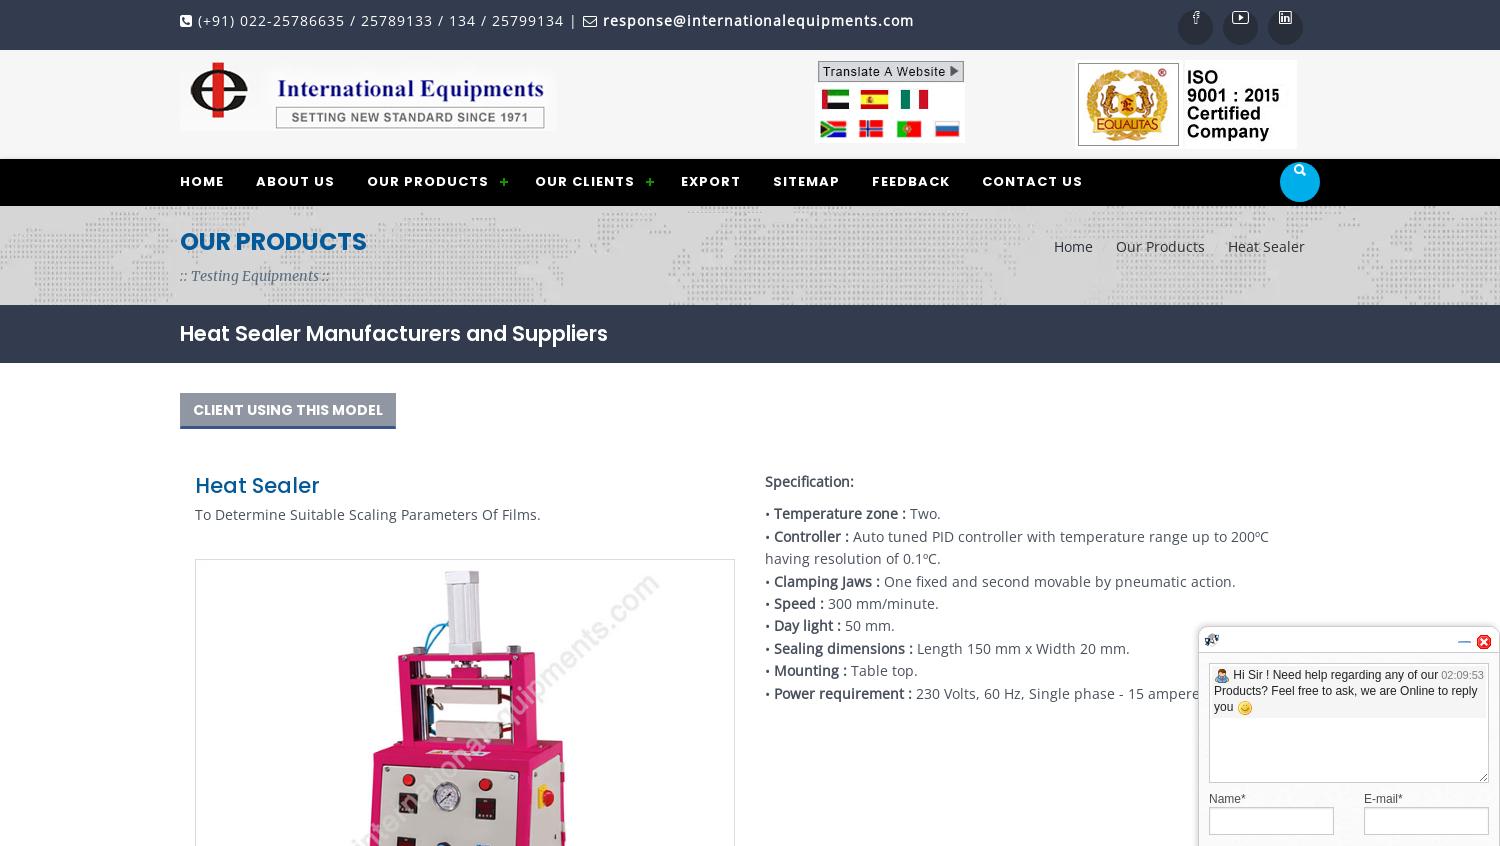 The width and height of the screenshot is (1500, 846). Describe the element at coordinates (602, 19) in the screenshot. I see `'response@internationalequipments.com'` at that location.